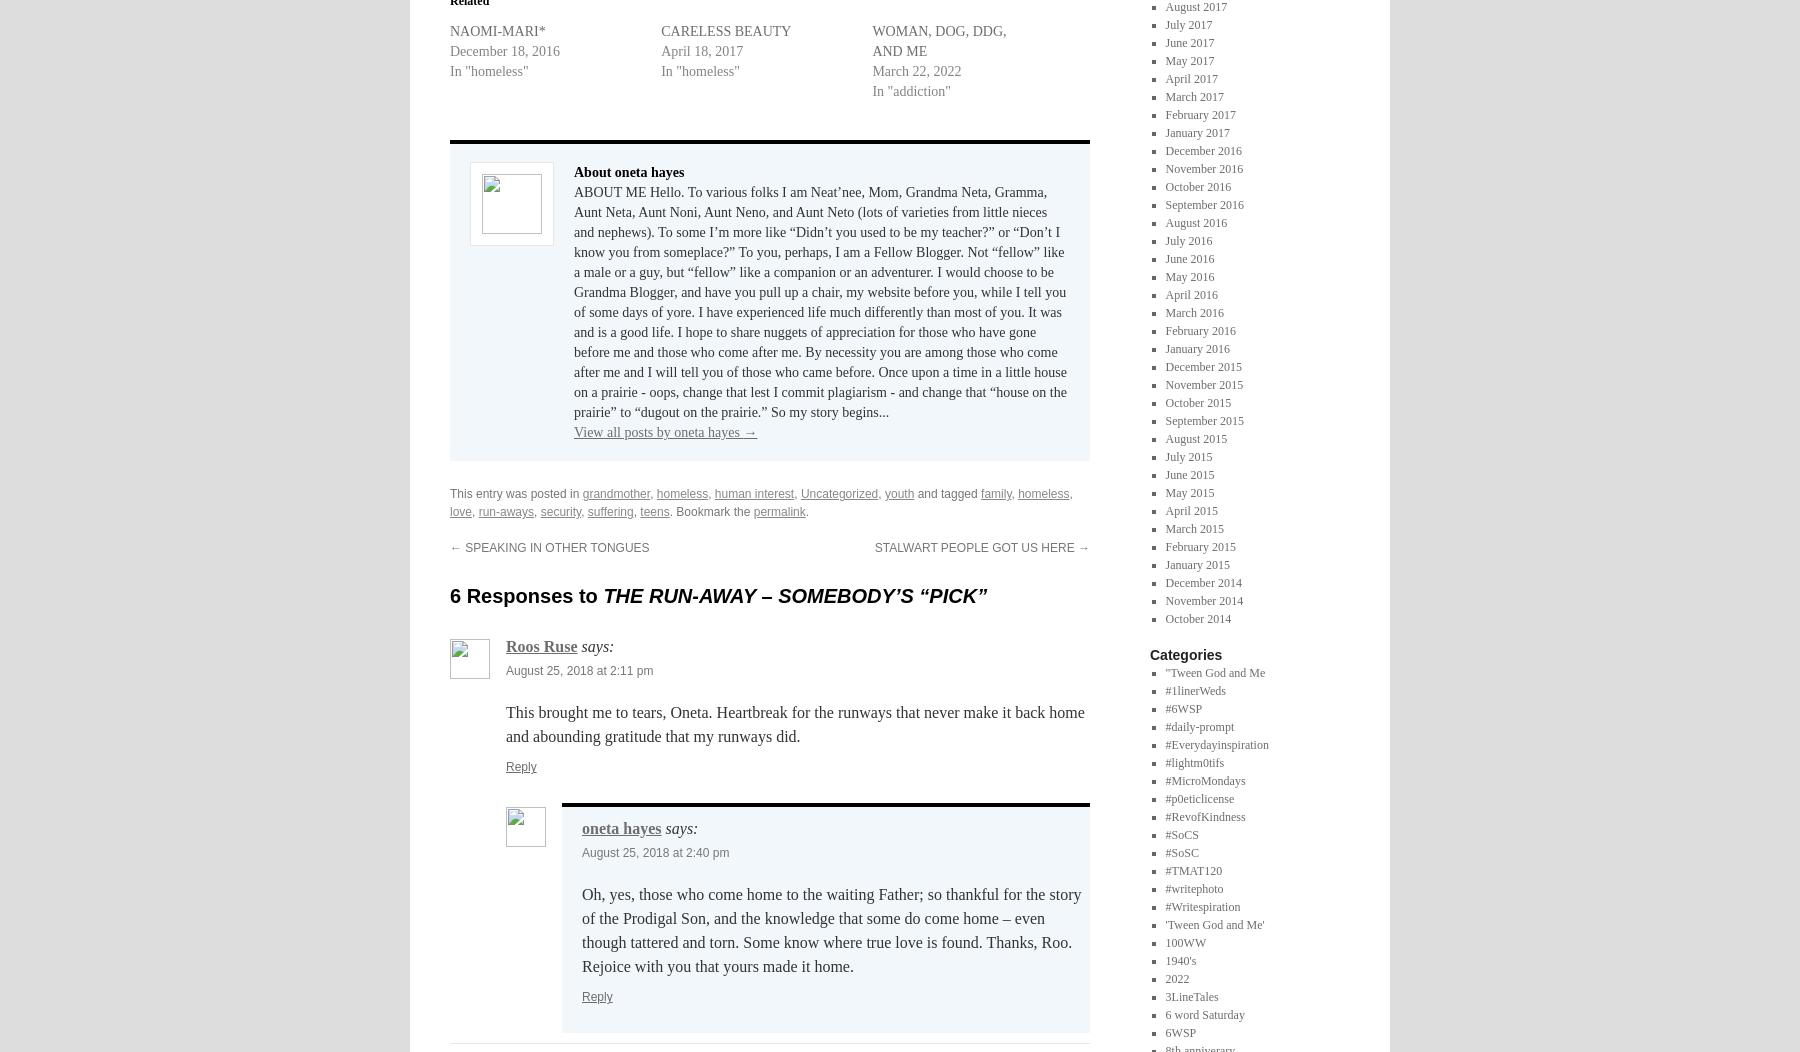  I want to click on 'THE RUN-AWAY – SOMEBODY’S “PICK”', so click(795, 594).